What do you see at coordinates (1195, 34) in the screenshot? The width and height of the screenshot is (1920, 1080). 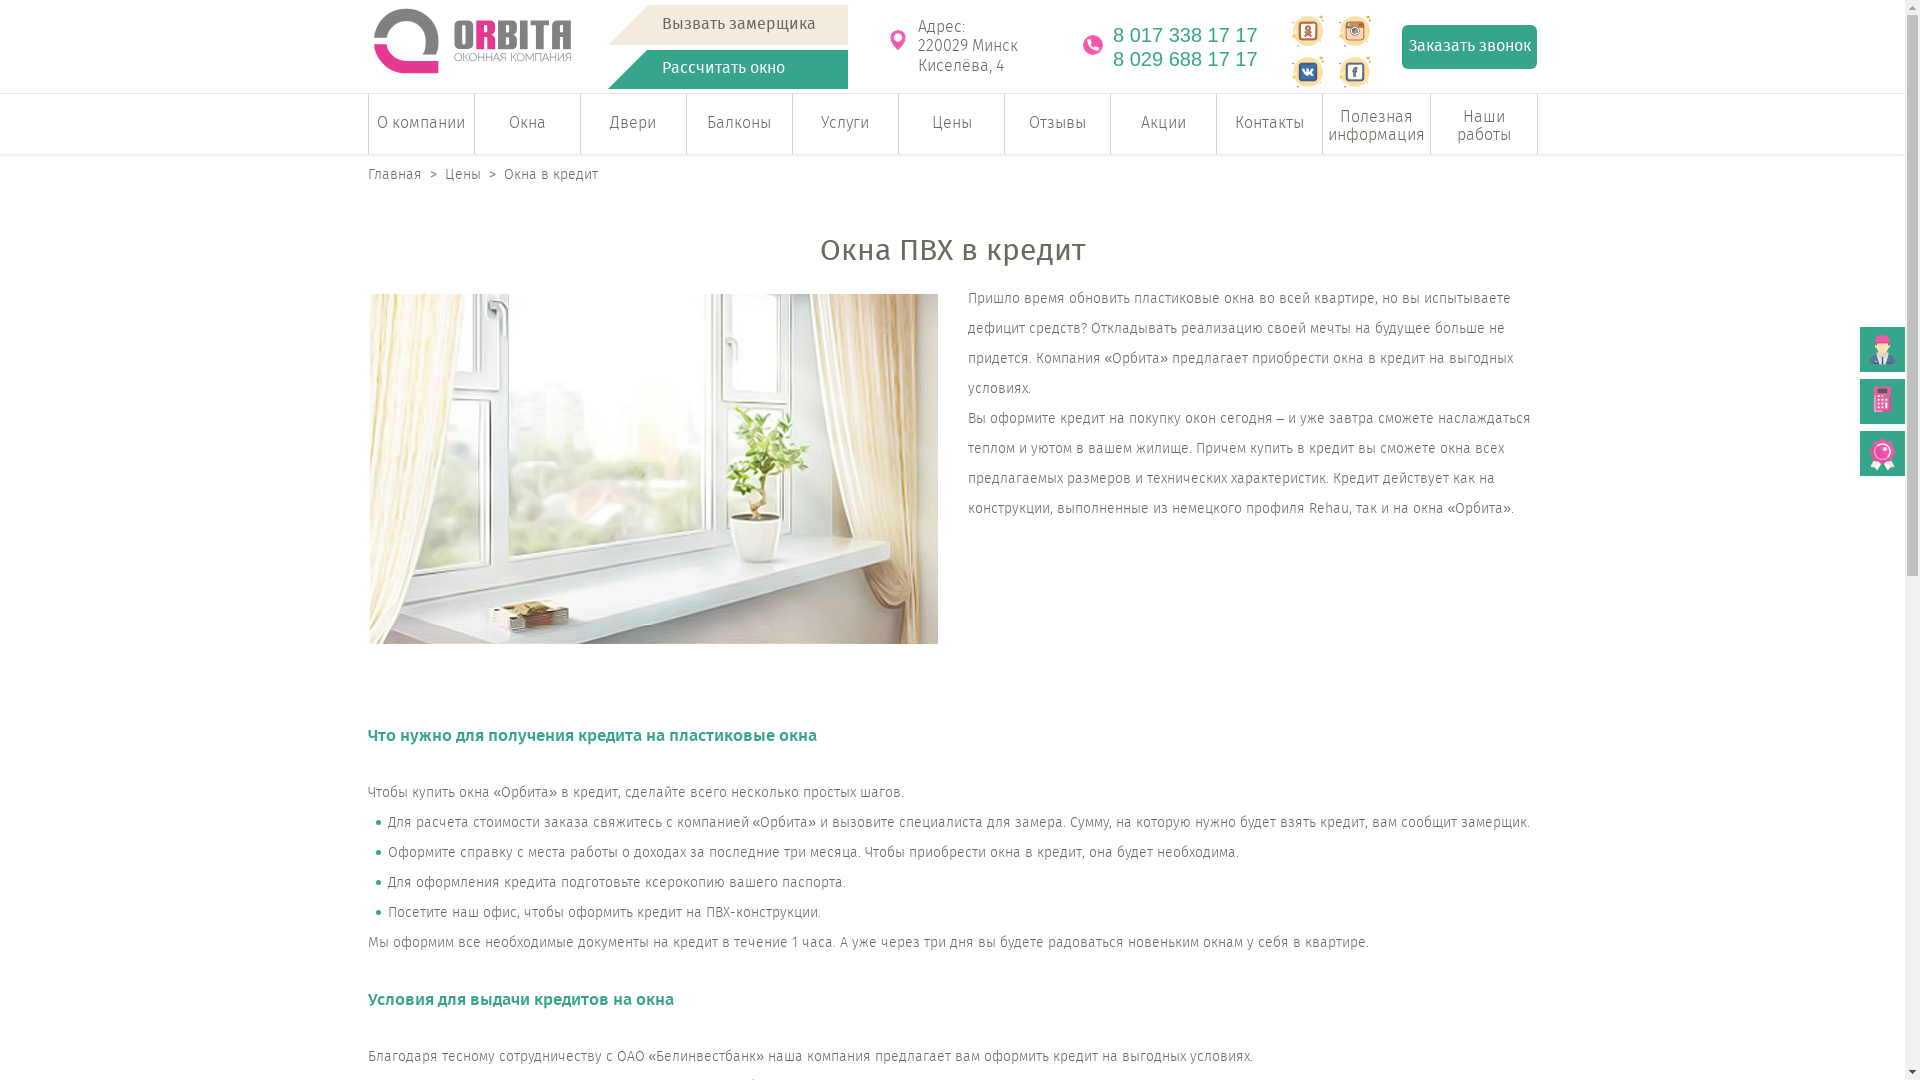 I see `'8 017 338 17 17'` at bounding box center [1195, 34].